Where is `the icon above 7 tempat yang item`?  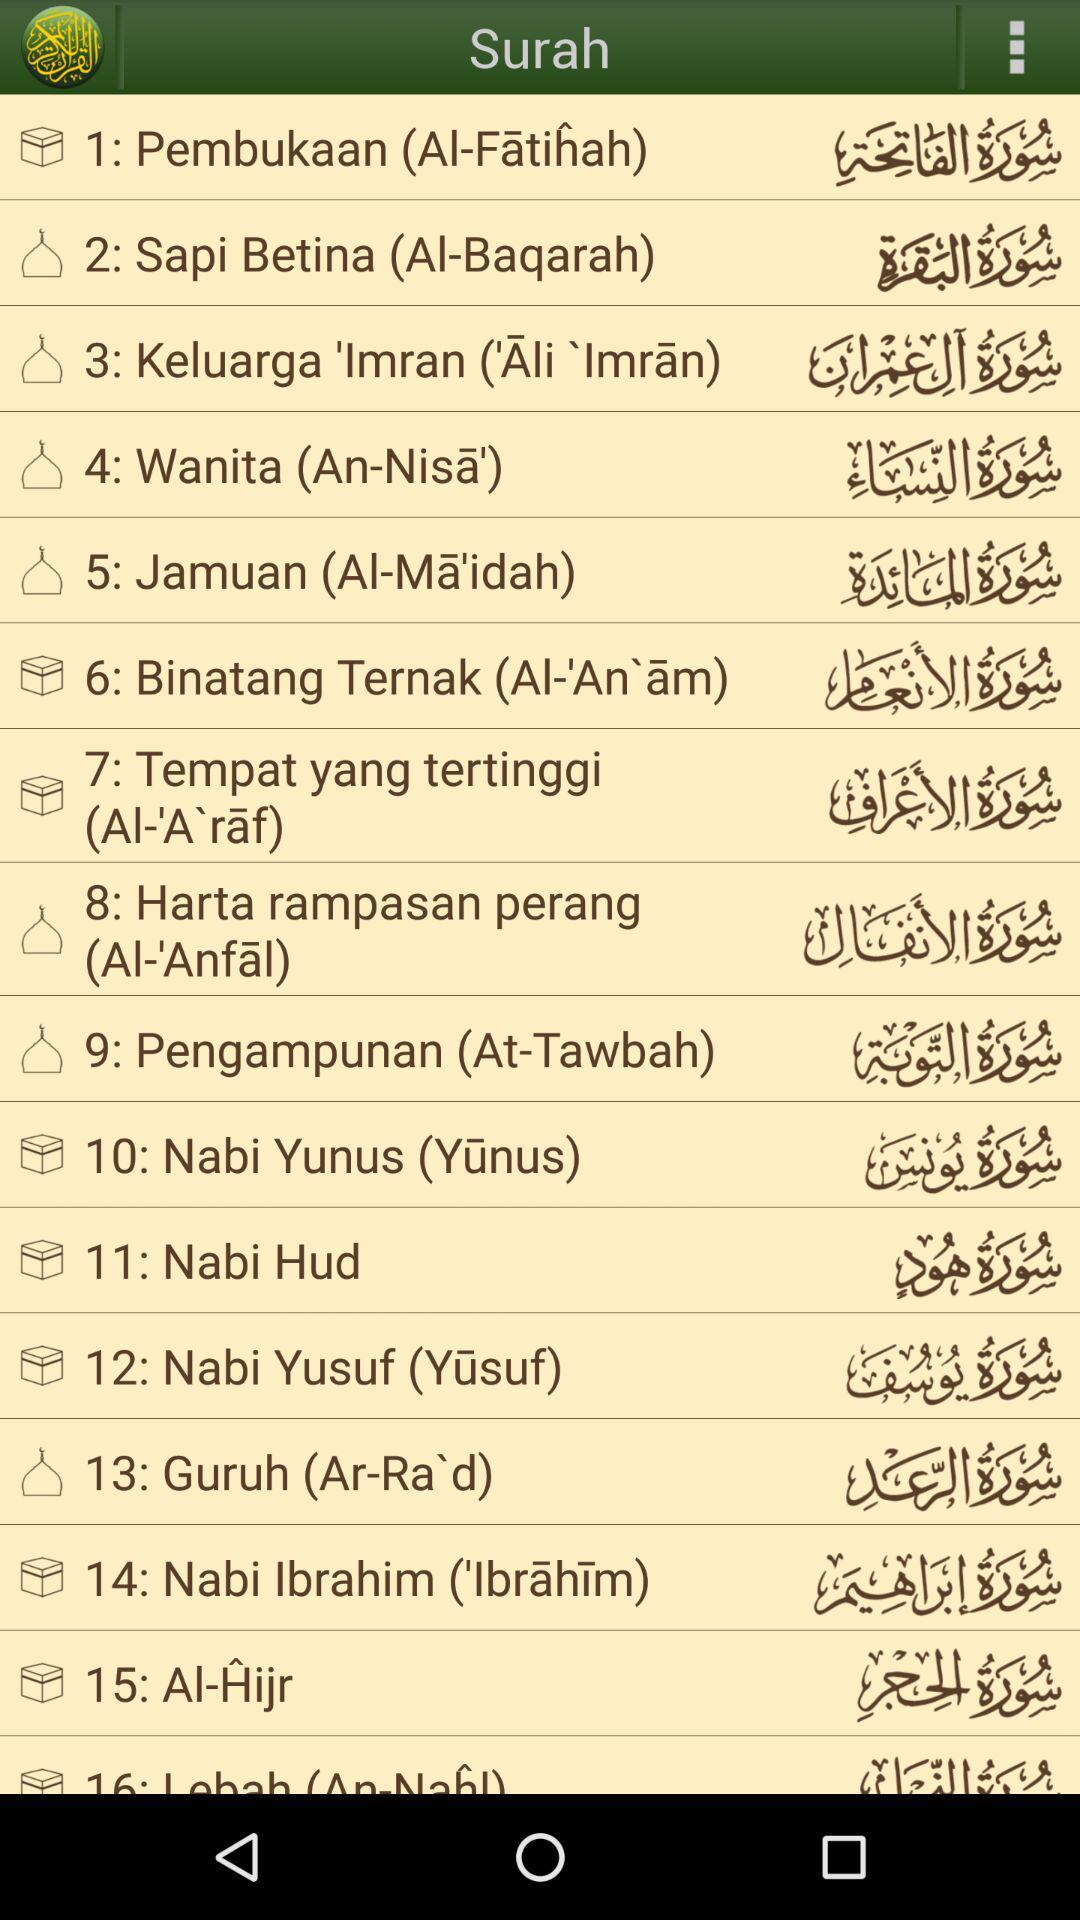 the icon above 7 tempat yang item is located at coordinates (424, 675).